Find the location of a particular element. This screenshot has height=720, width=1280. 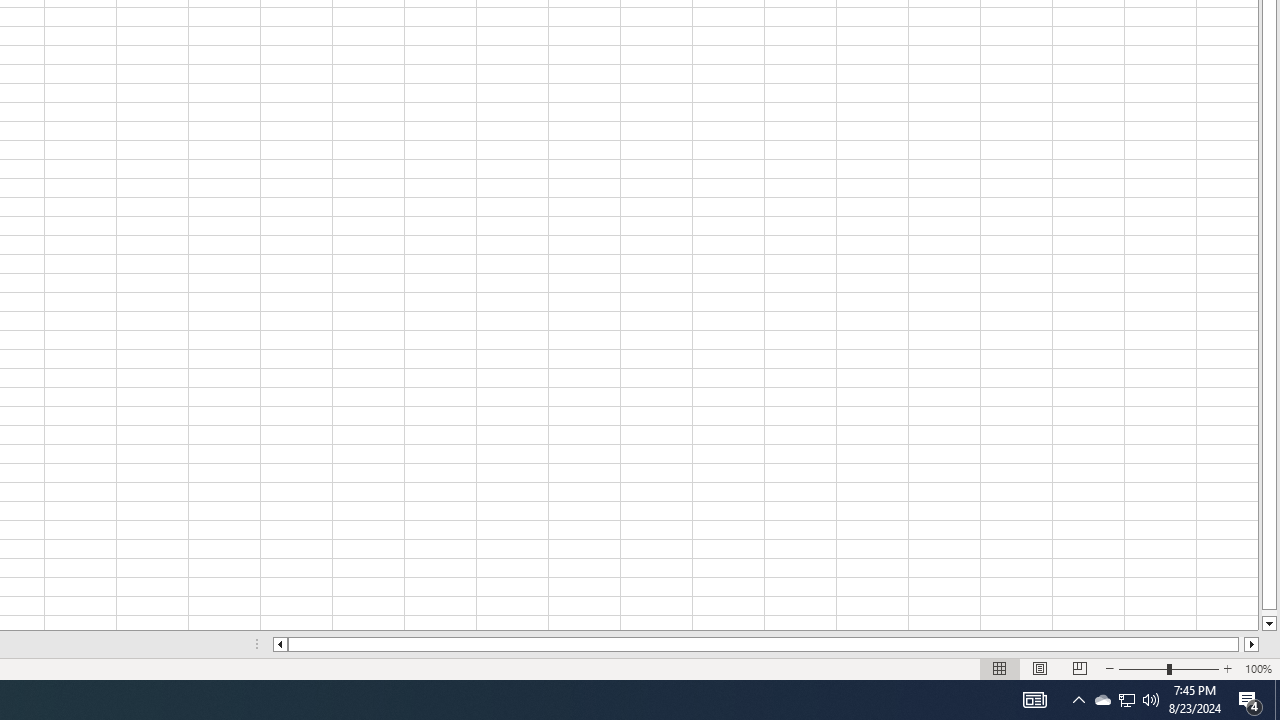

'Column left' is located at coordinates (278, 644).